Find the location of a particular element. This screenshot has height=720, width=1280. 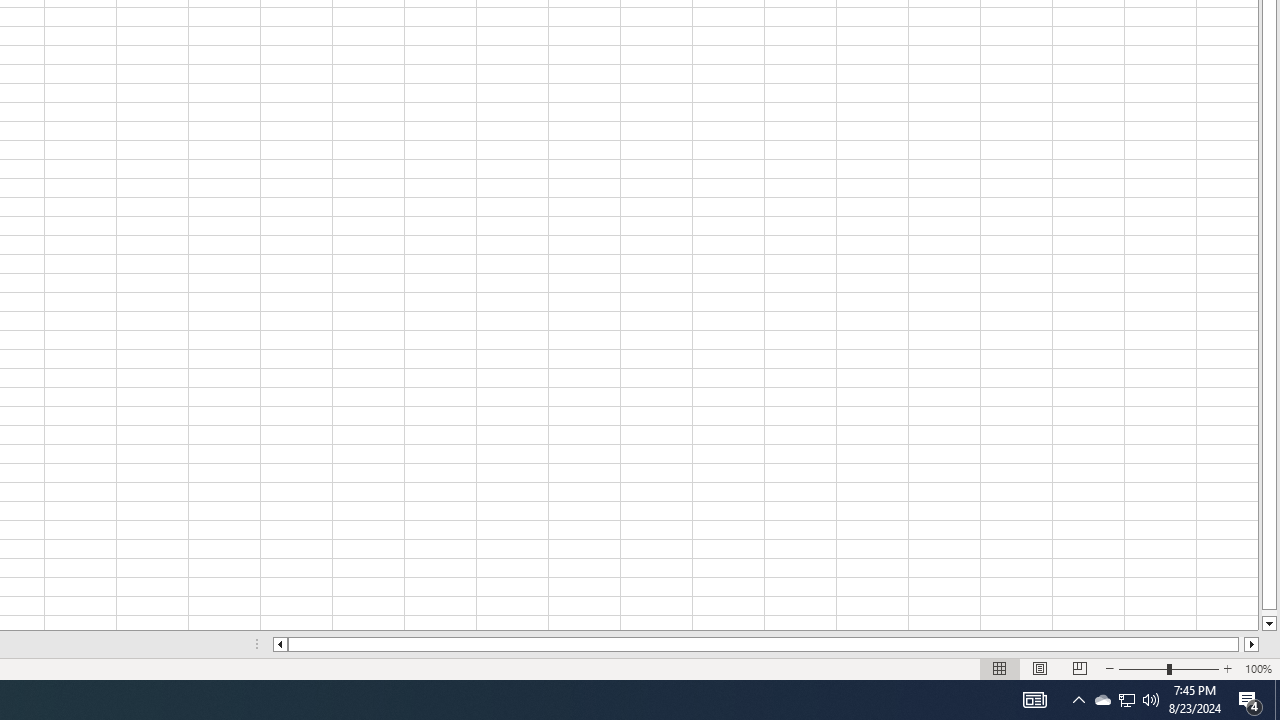

'Column left' is located at coordinates (278, 644).